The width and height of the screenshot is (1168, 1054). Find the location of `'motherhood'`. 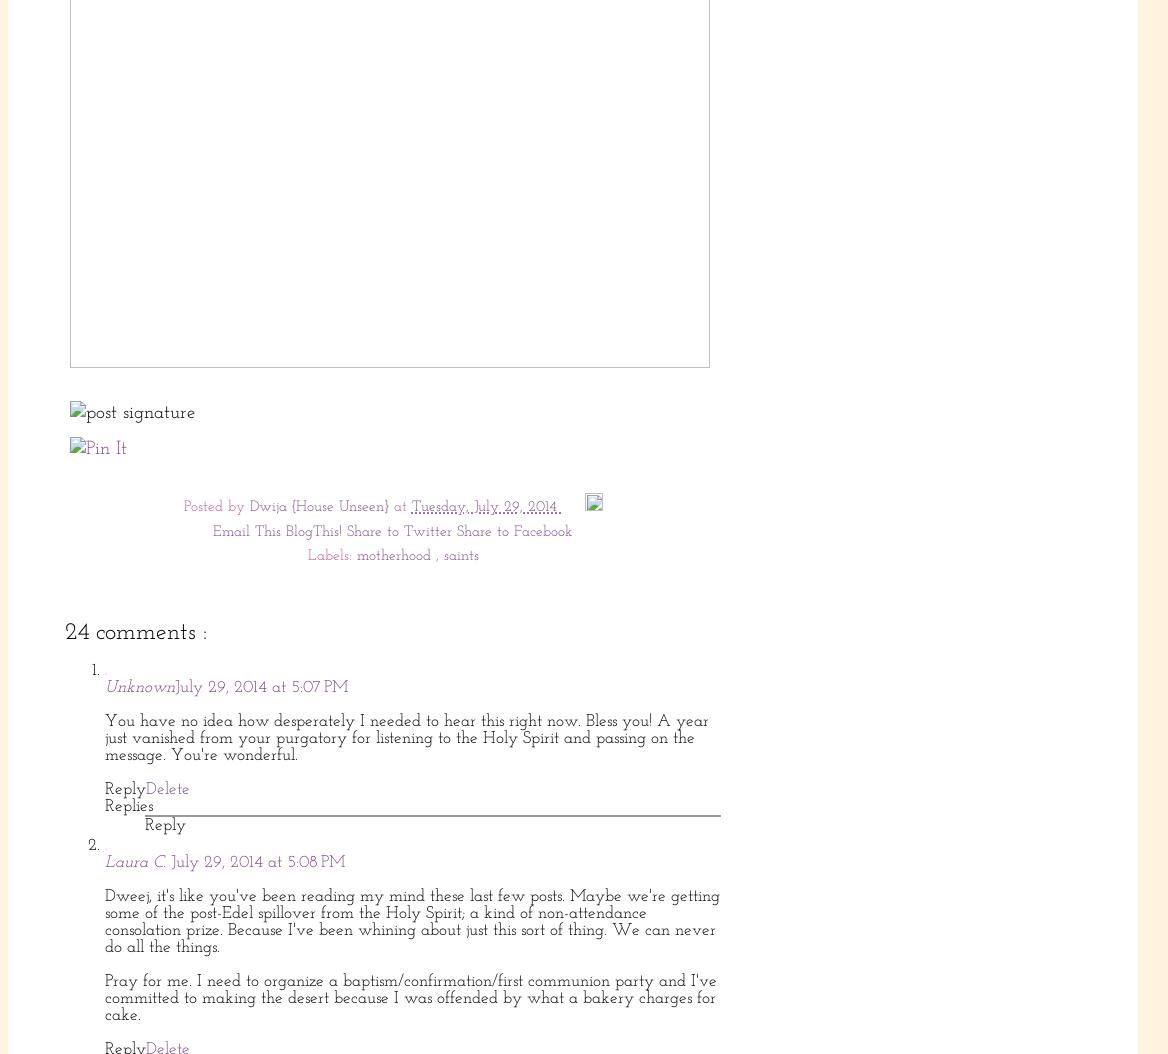

'motherhood' is located at coordinates (394, 556).